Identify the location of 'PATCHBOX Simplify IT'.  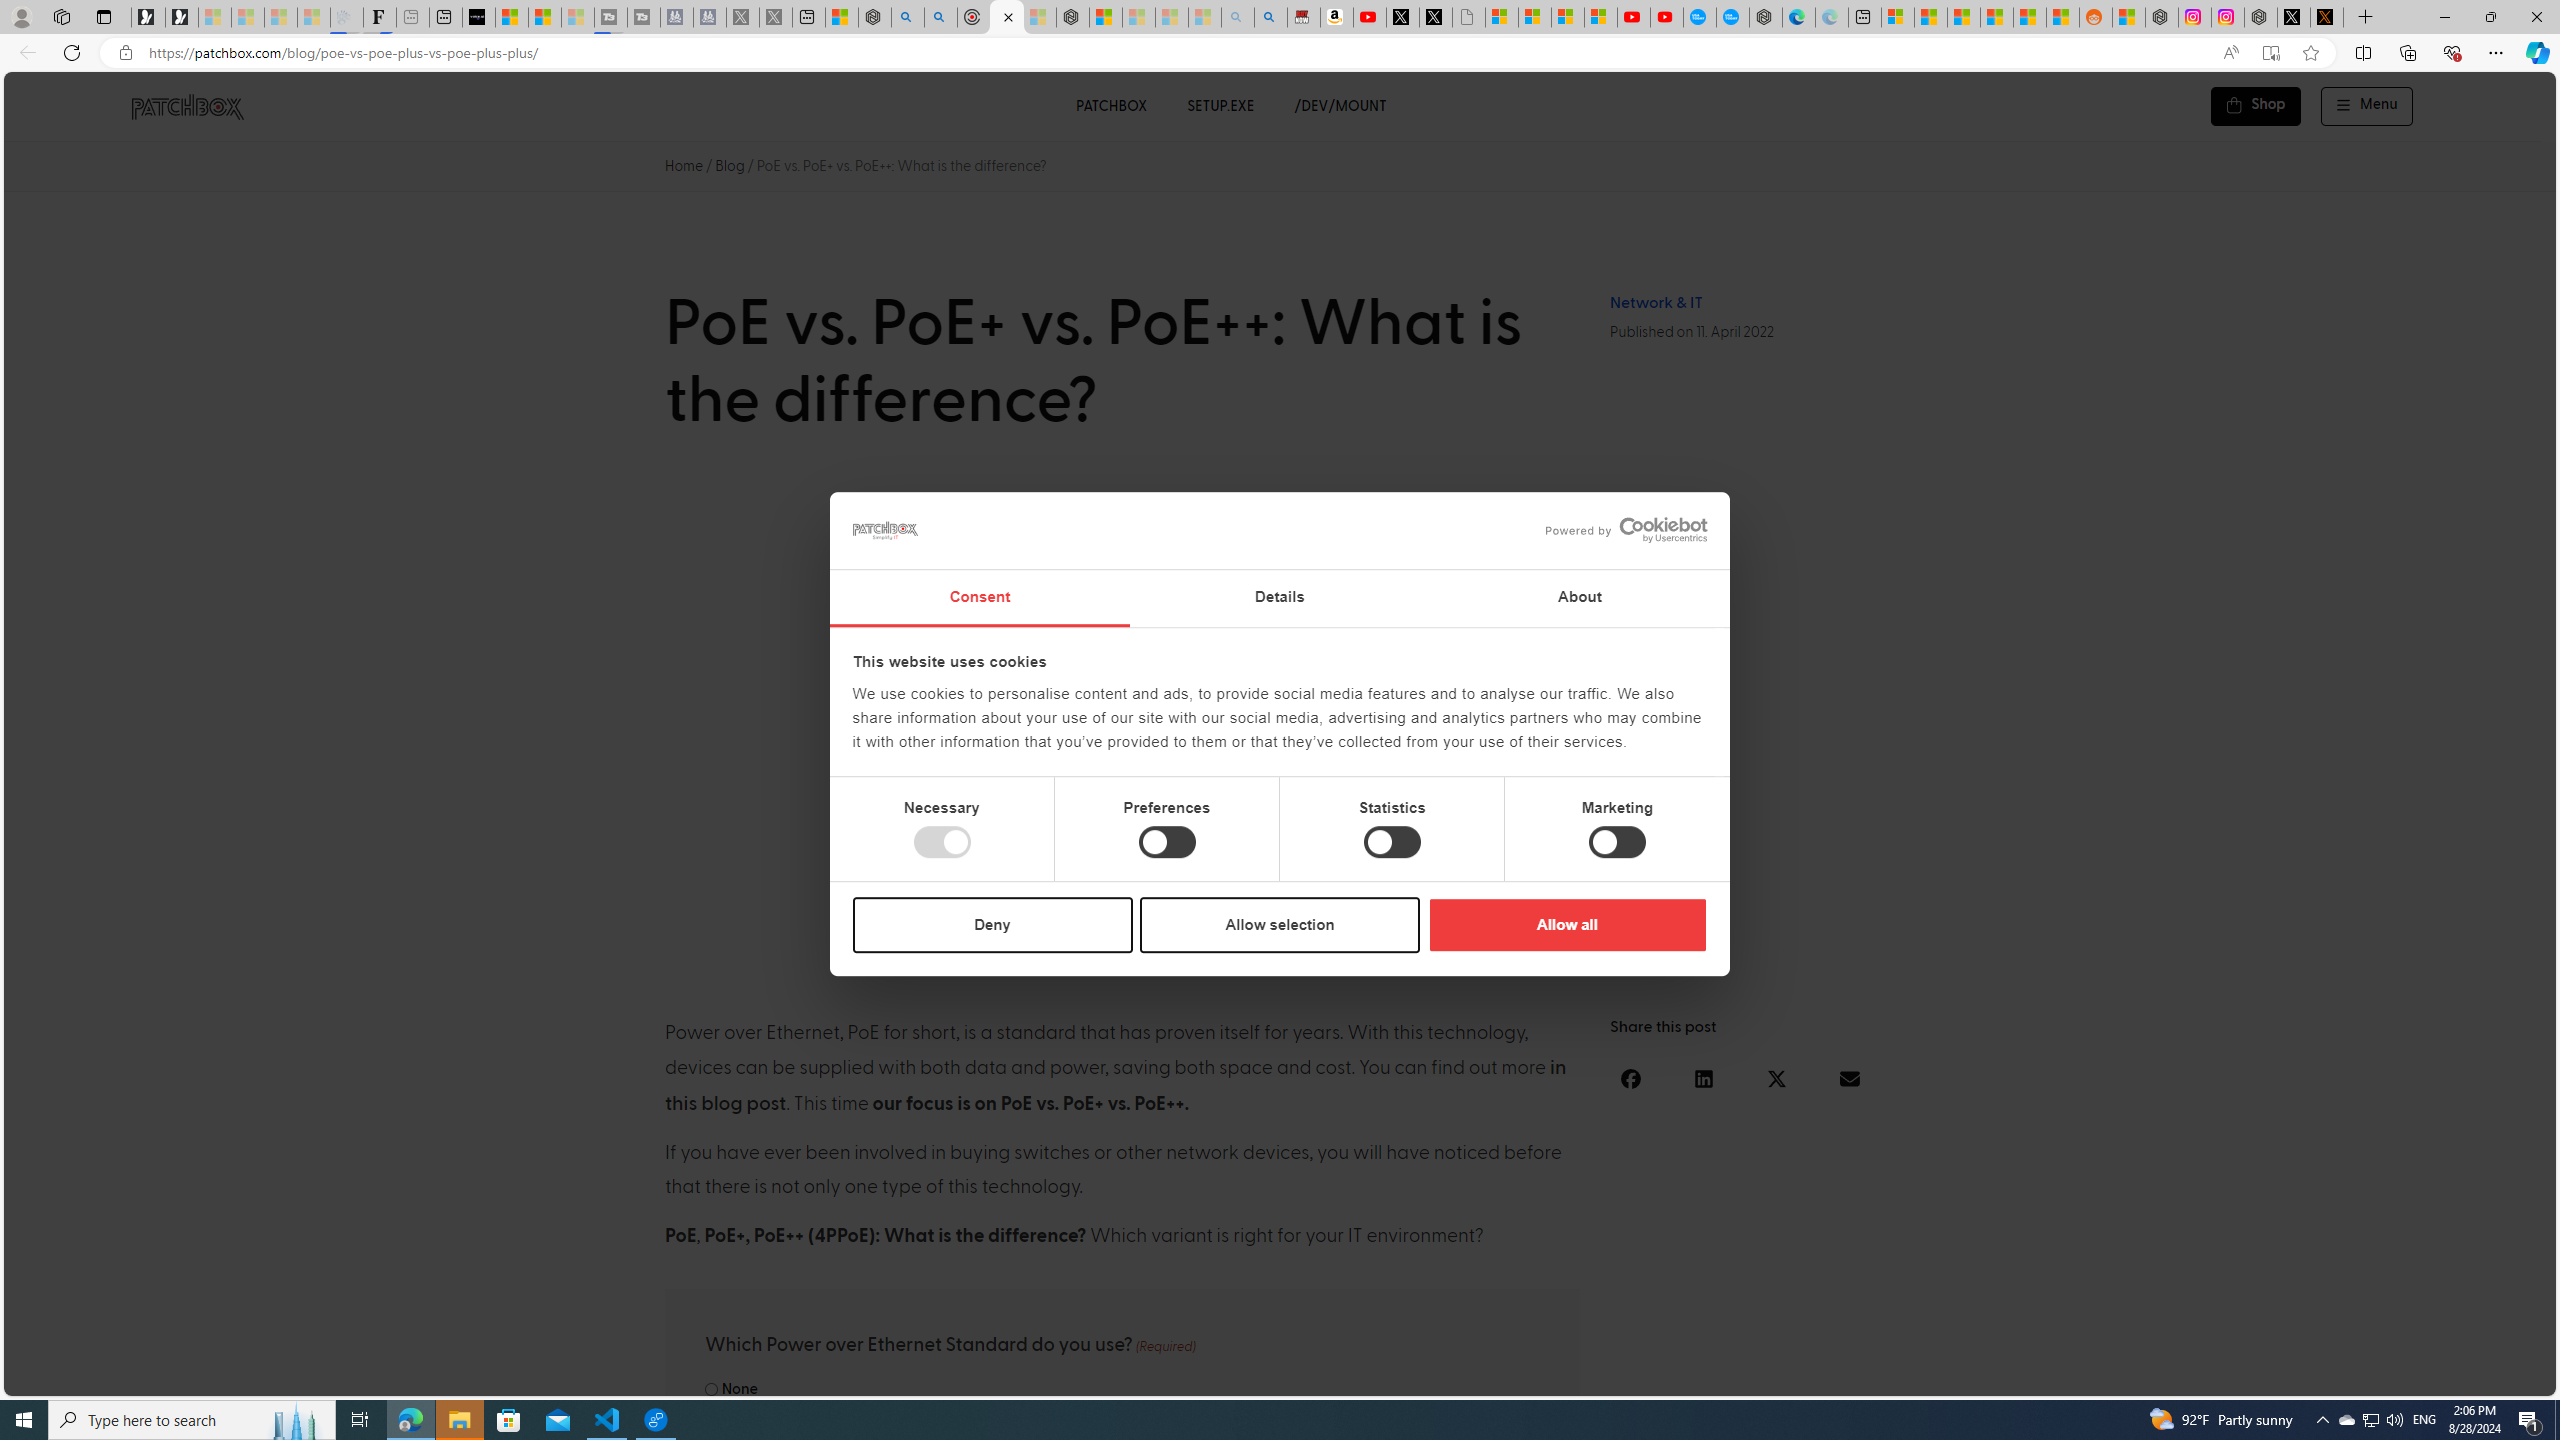
(199, 106).